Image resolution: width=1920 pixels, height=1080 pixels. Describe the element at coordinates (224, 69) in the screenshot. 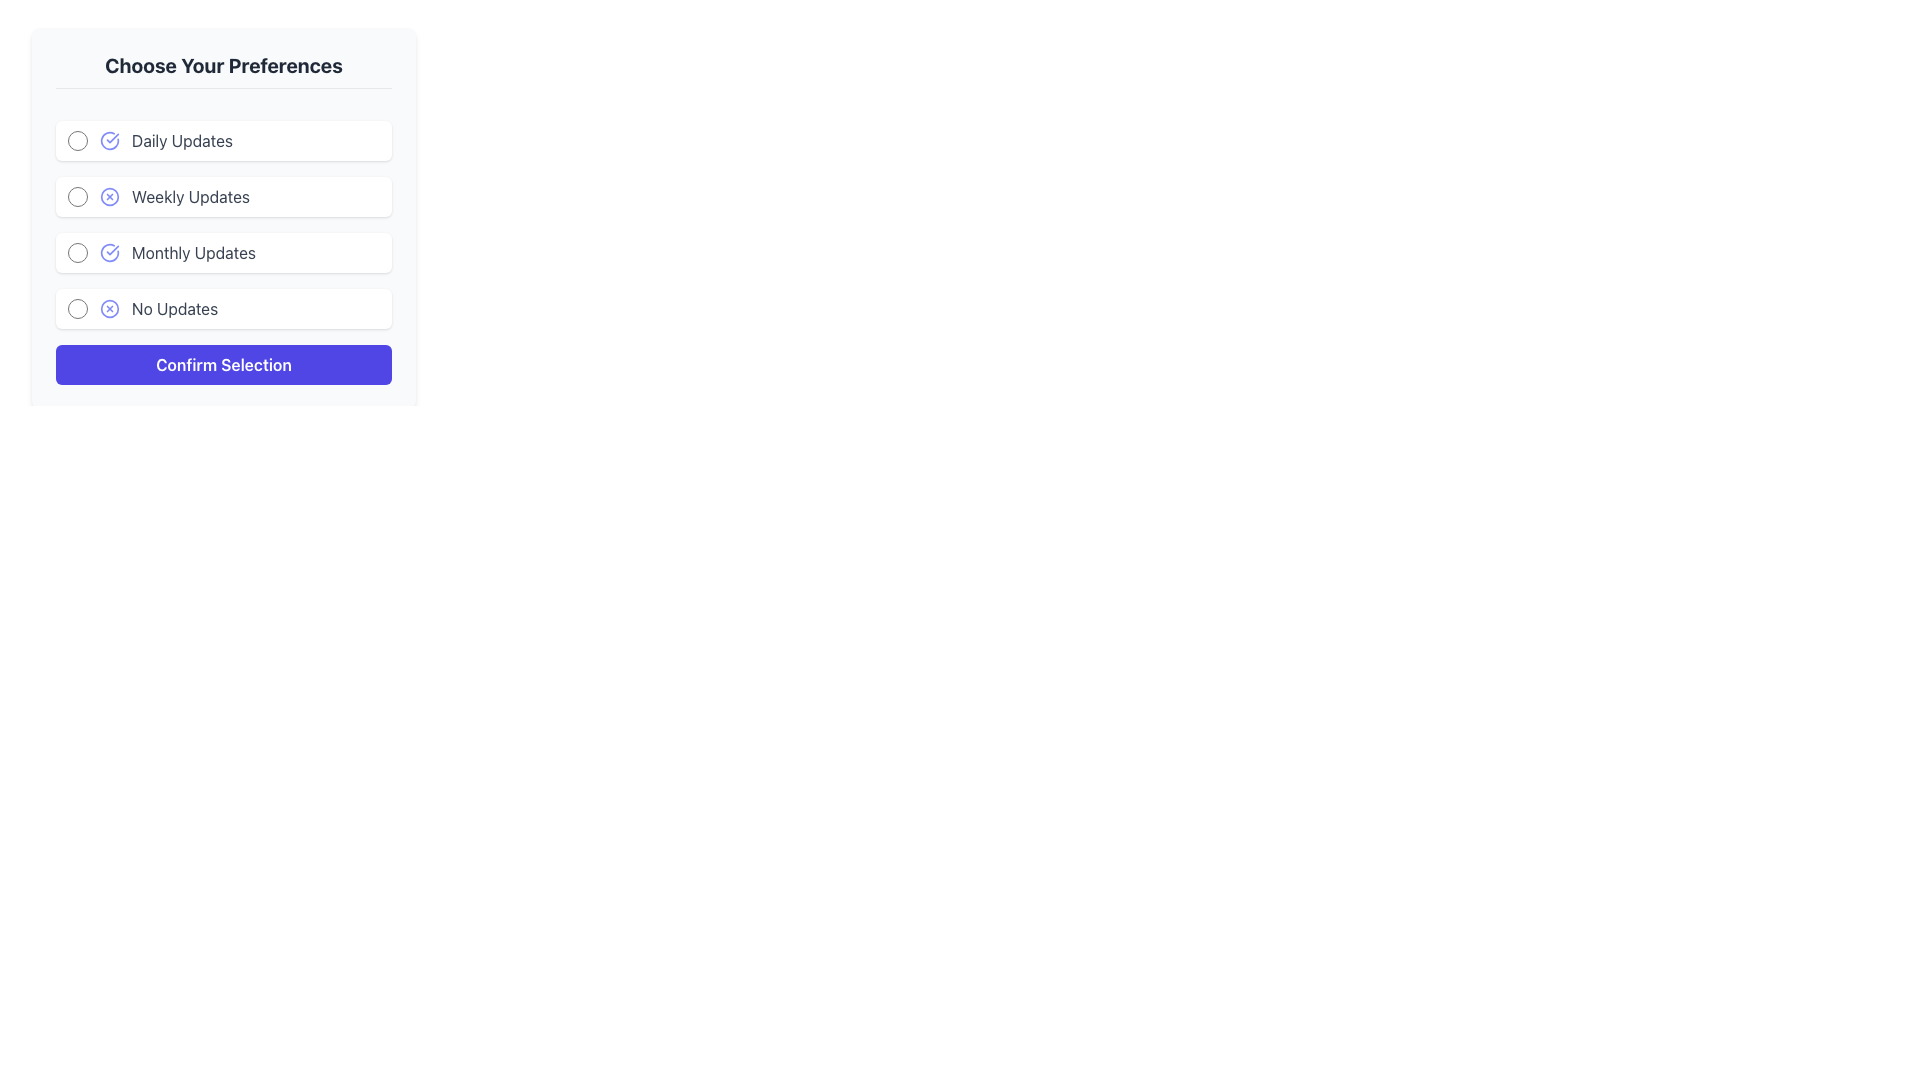

I see `the title text element that provides context for selecting update frequency, located in the card-like structure at the center of the page` at that location.